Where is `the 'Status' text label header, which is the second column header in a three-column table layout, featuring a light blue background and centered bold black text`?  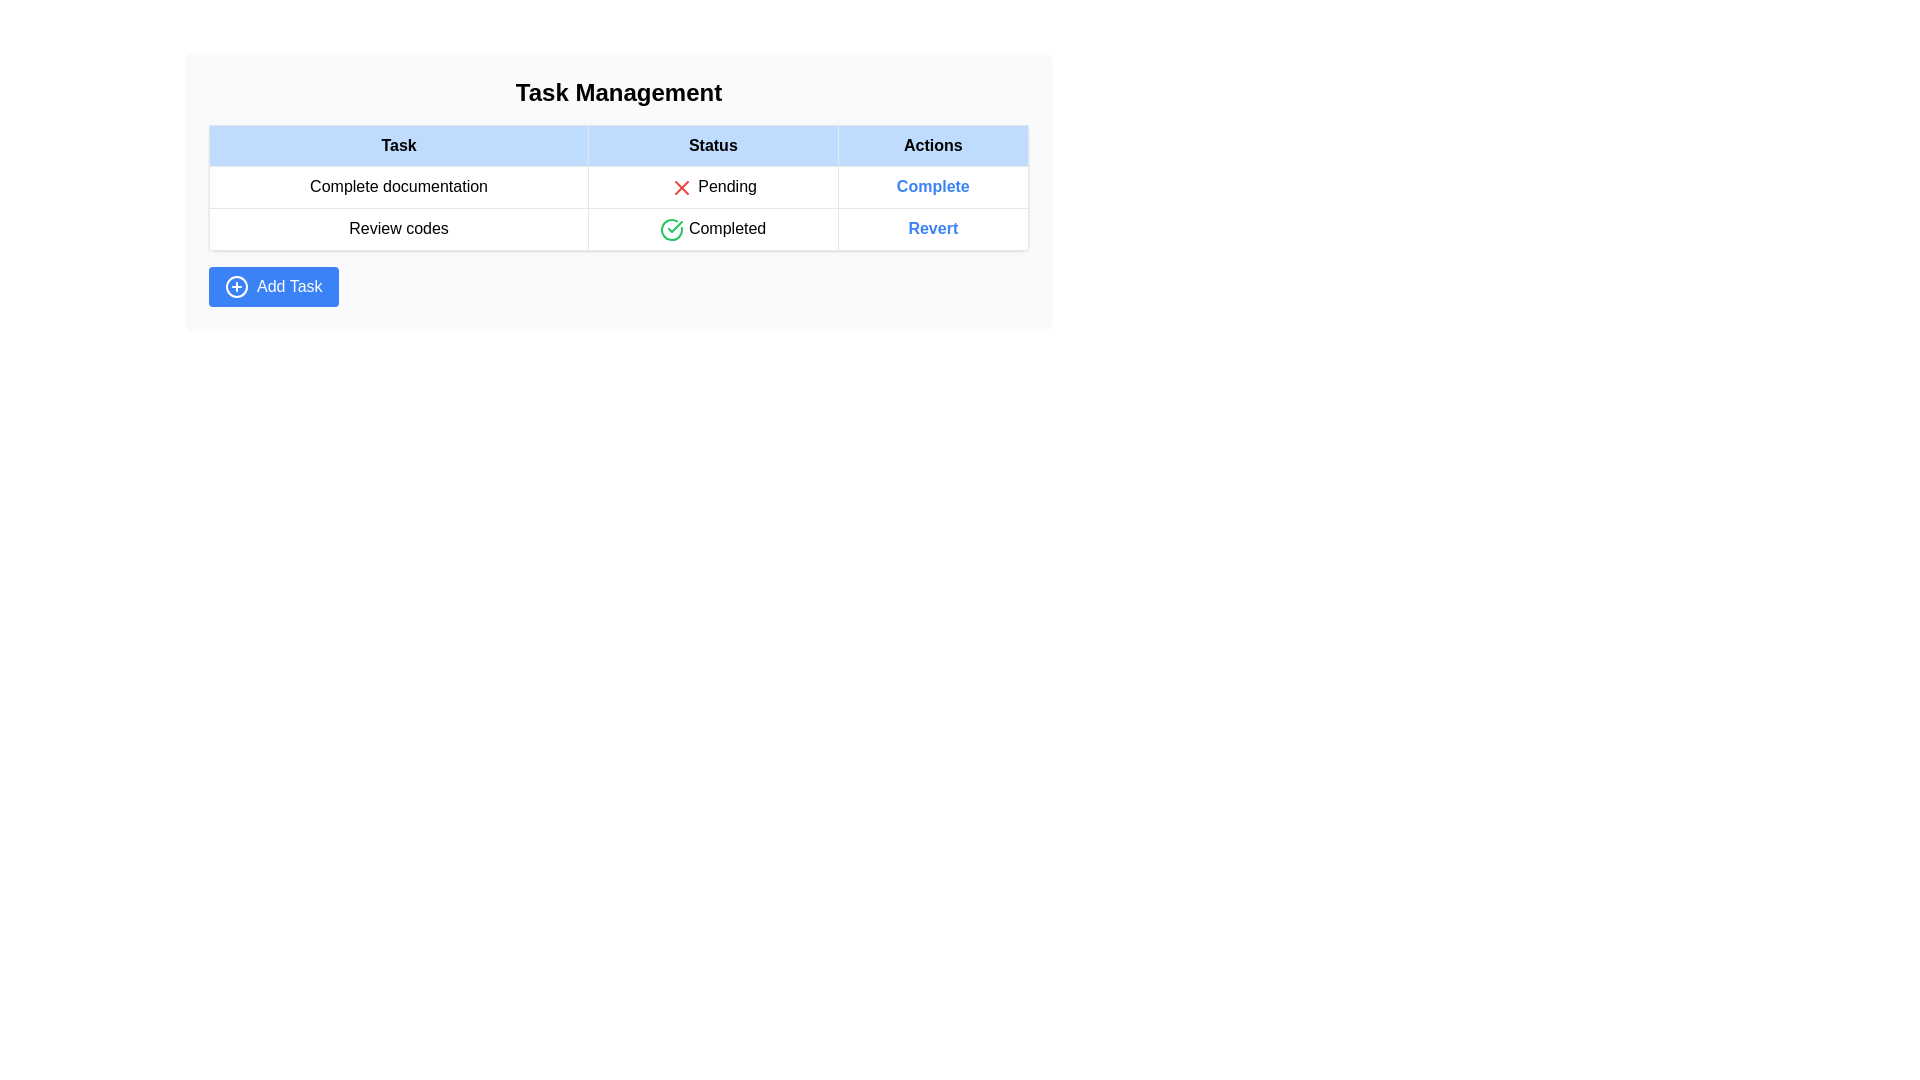
the 'Status' text label header, which is the second column header in a three-column table layout, featuring a light blue background and centered bold black text is located at coordinates (713, 145).